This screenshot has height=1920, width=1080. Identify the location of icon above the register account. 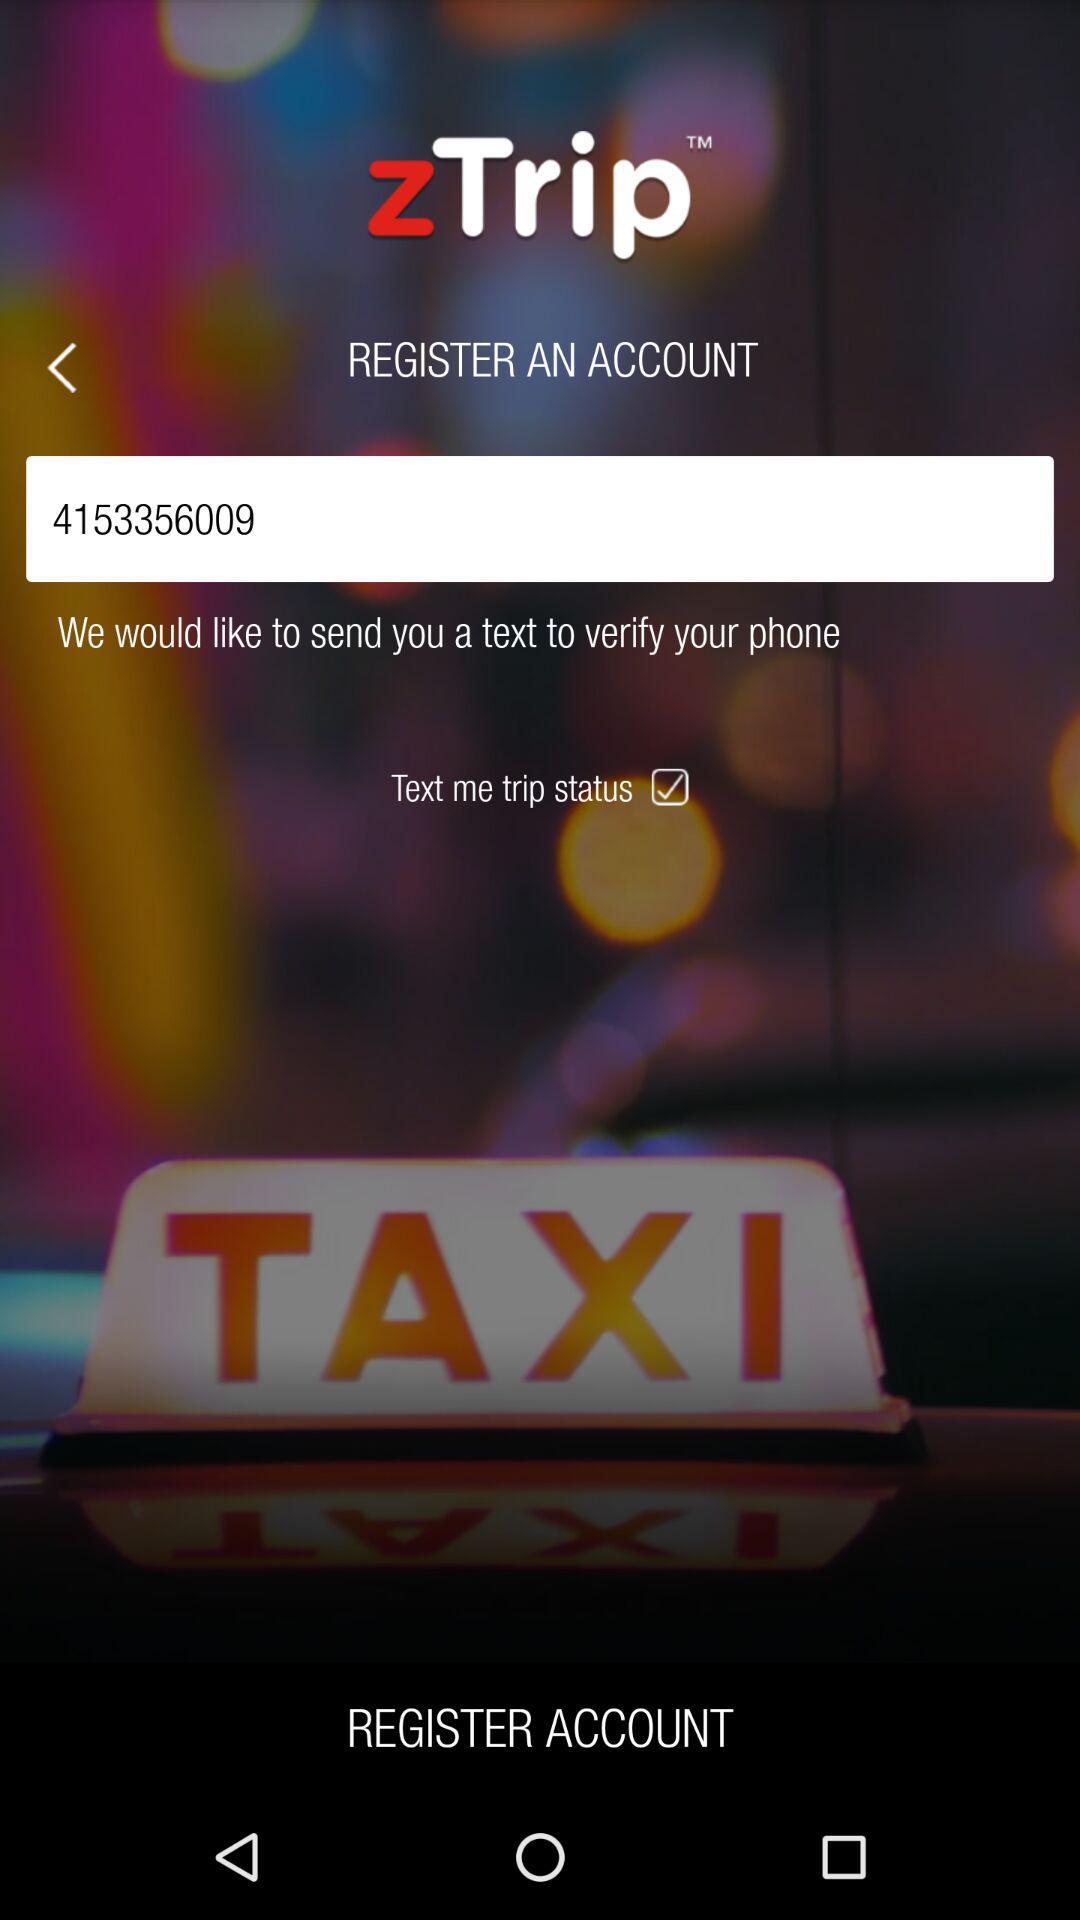
(672, 786).